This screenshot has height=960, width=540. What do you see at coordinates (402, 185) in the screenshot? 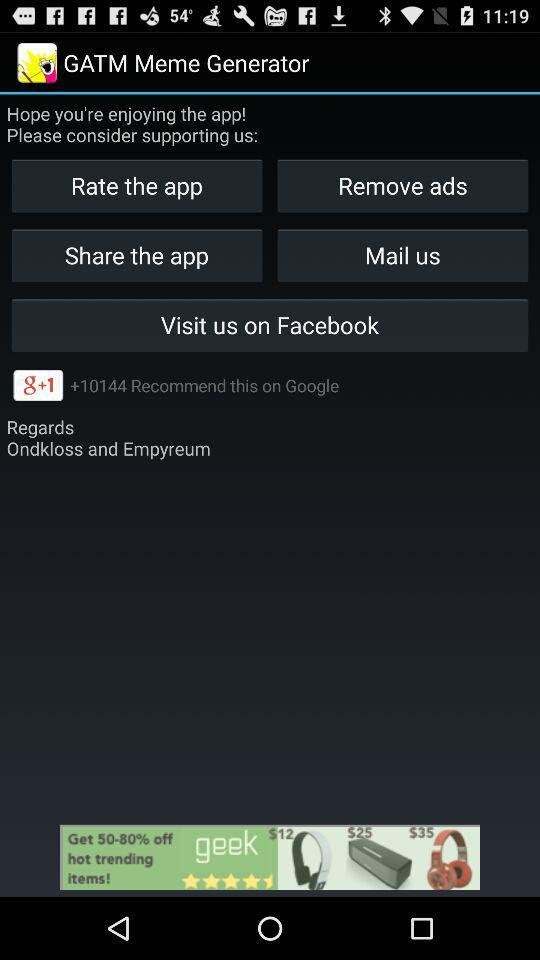
I see `the icon below the hope you re icon` at bounding box center [402, 185].